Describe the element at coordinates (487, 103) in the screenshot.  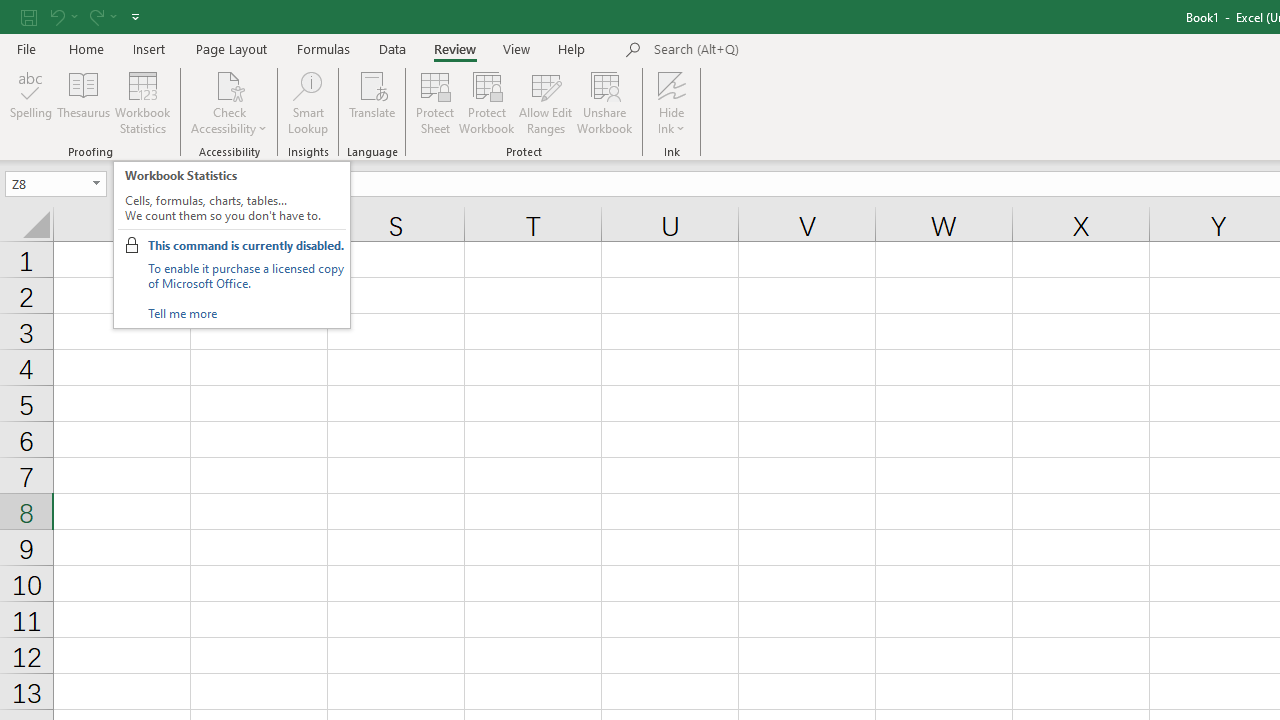
I see `'Protect Workbook...'` at that location.